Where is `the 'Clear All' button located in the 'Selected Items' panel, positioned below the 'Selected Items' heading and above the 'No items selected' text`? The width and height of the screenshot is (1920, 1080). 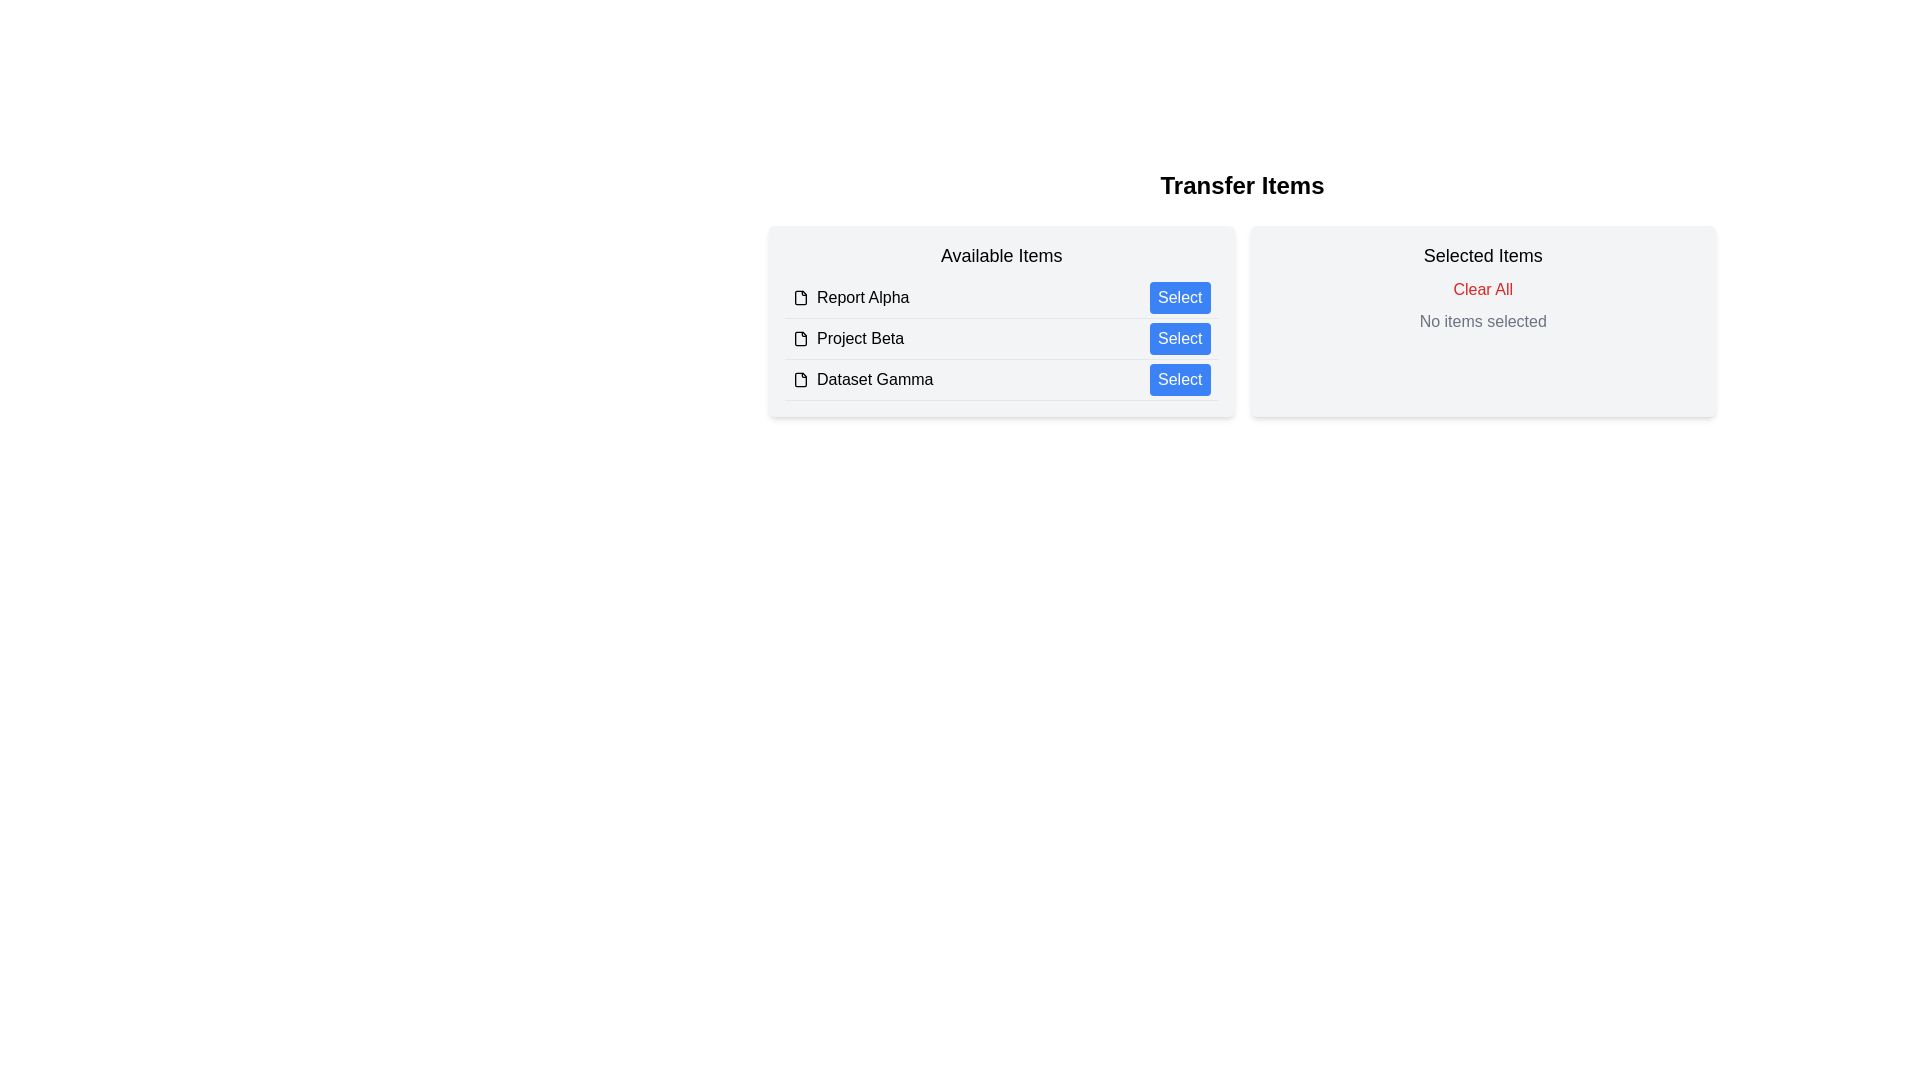 the 'Clear All' button located in the 'Selected Items' panel, positioned below the 'Selected Items' heading and above the 'No items selected' text is located at coordinates (1483, 289).